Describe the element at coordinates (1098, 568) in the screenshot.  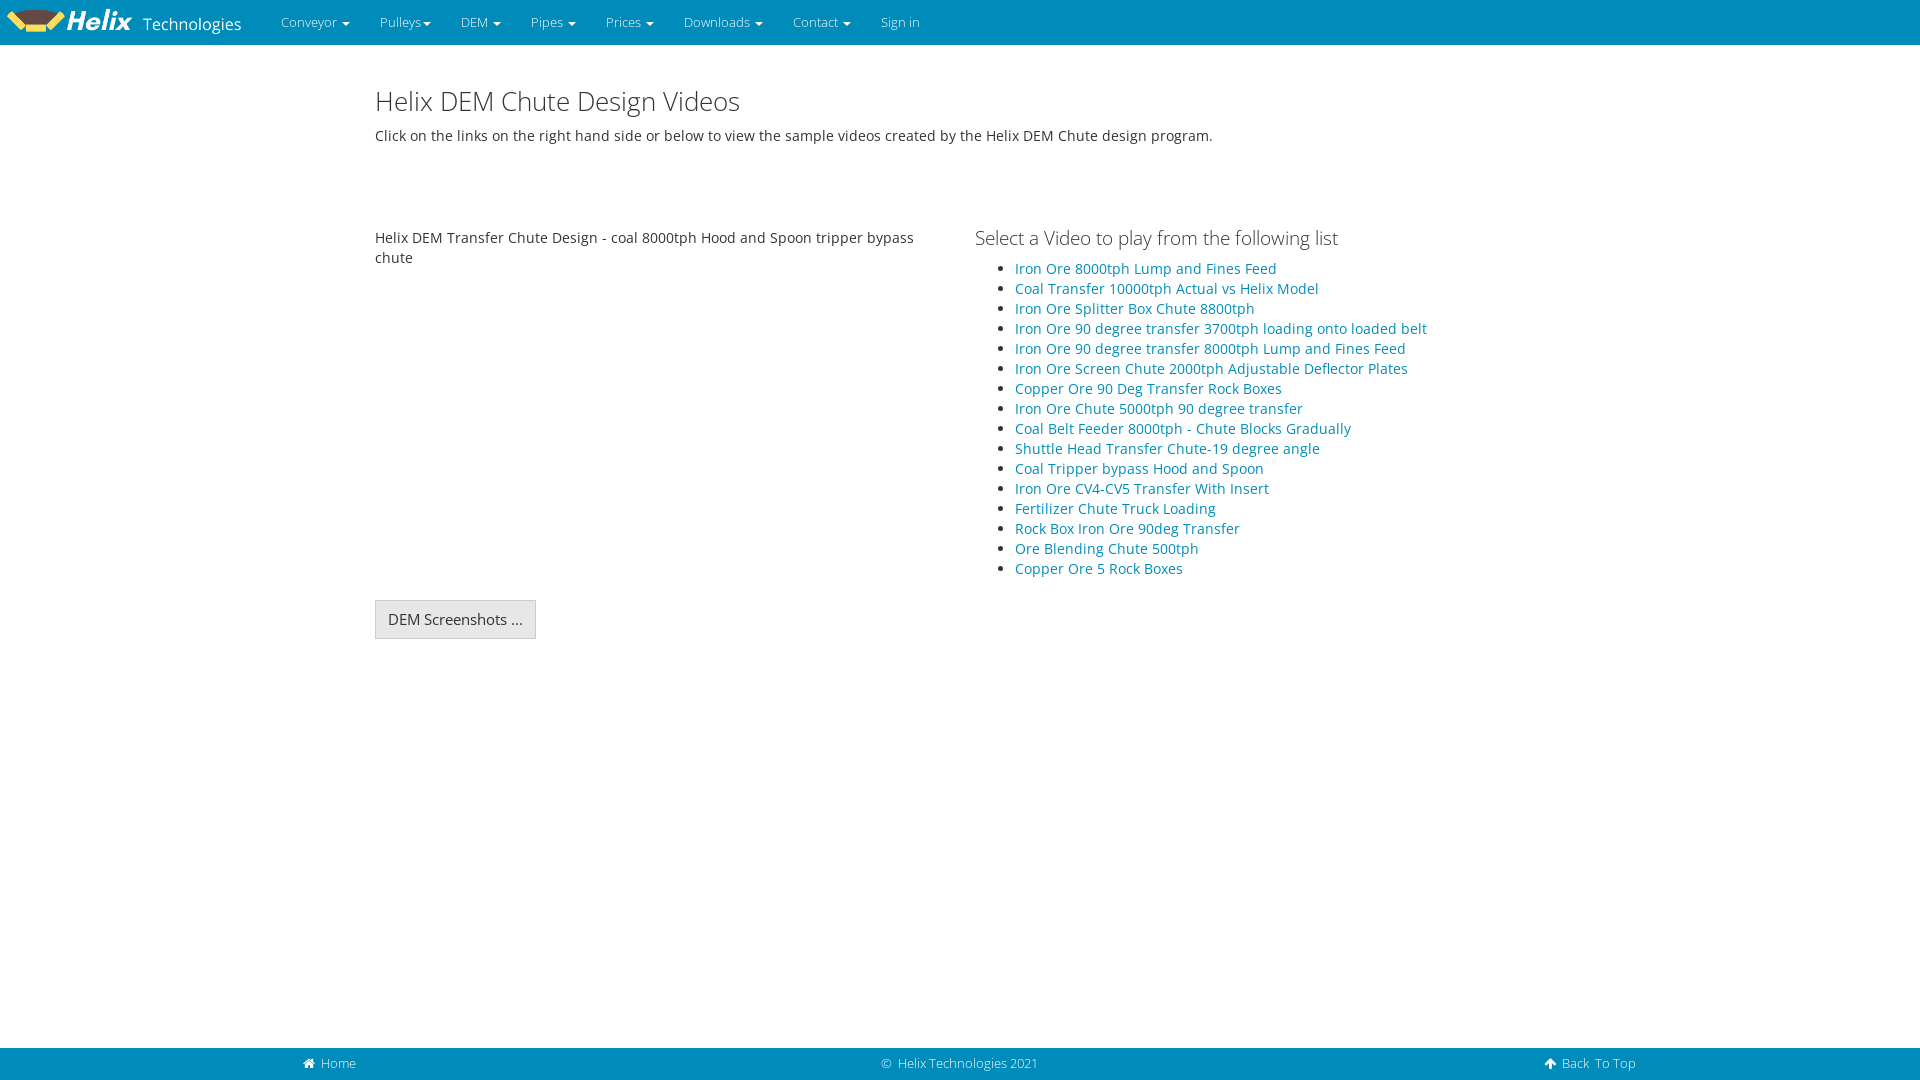
I see `'Copper Ore 5 Rock Boxes'` at that location.